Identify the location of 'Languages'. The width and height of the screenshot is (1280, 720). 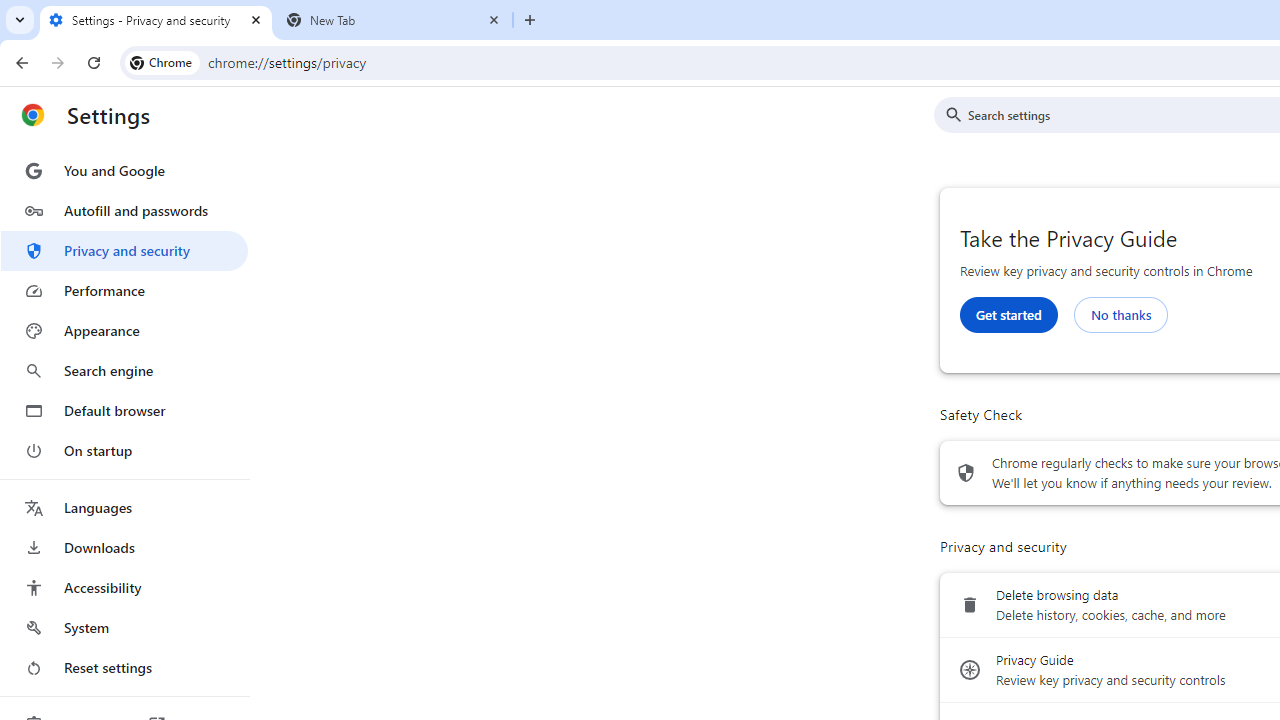
(123, 506).